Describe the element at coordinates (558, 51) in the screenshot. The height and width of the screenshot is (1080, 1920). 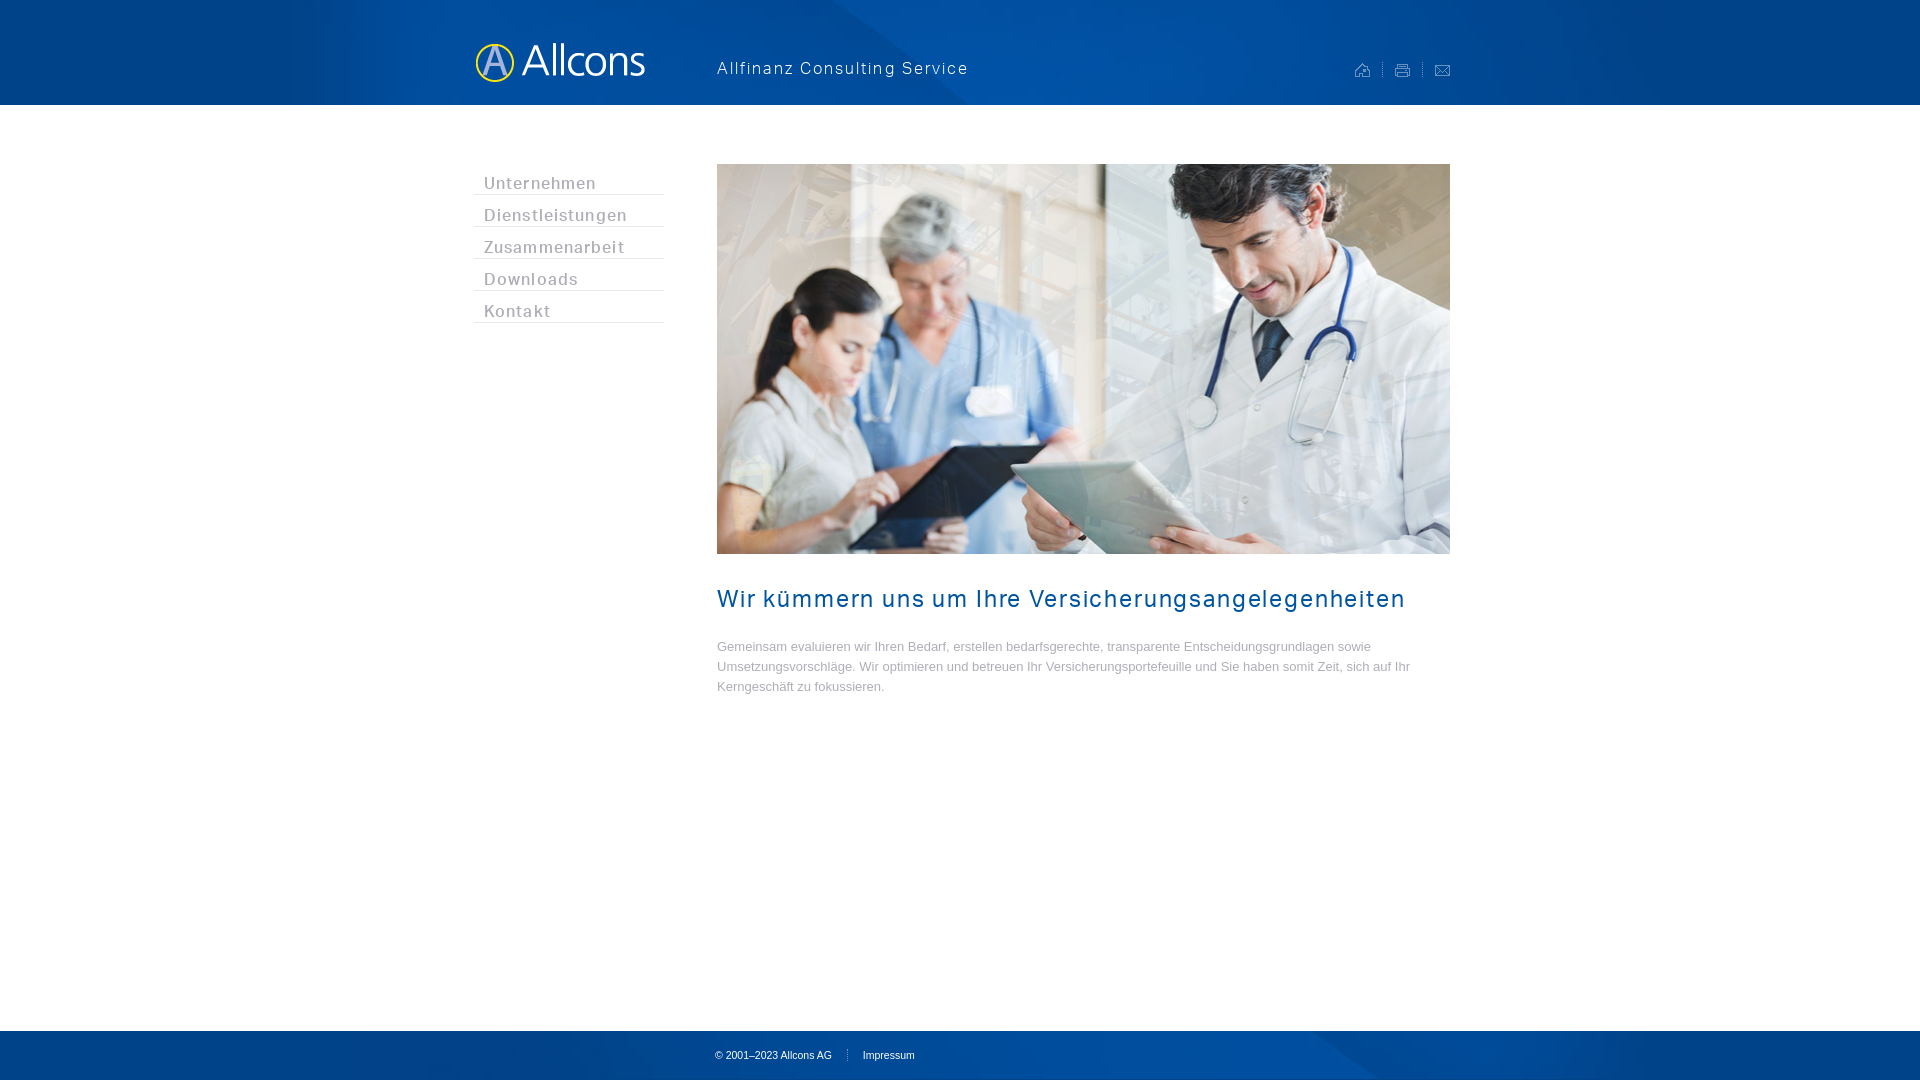
I see `'Allcons AG'` at that location.